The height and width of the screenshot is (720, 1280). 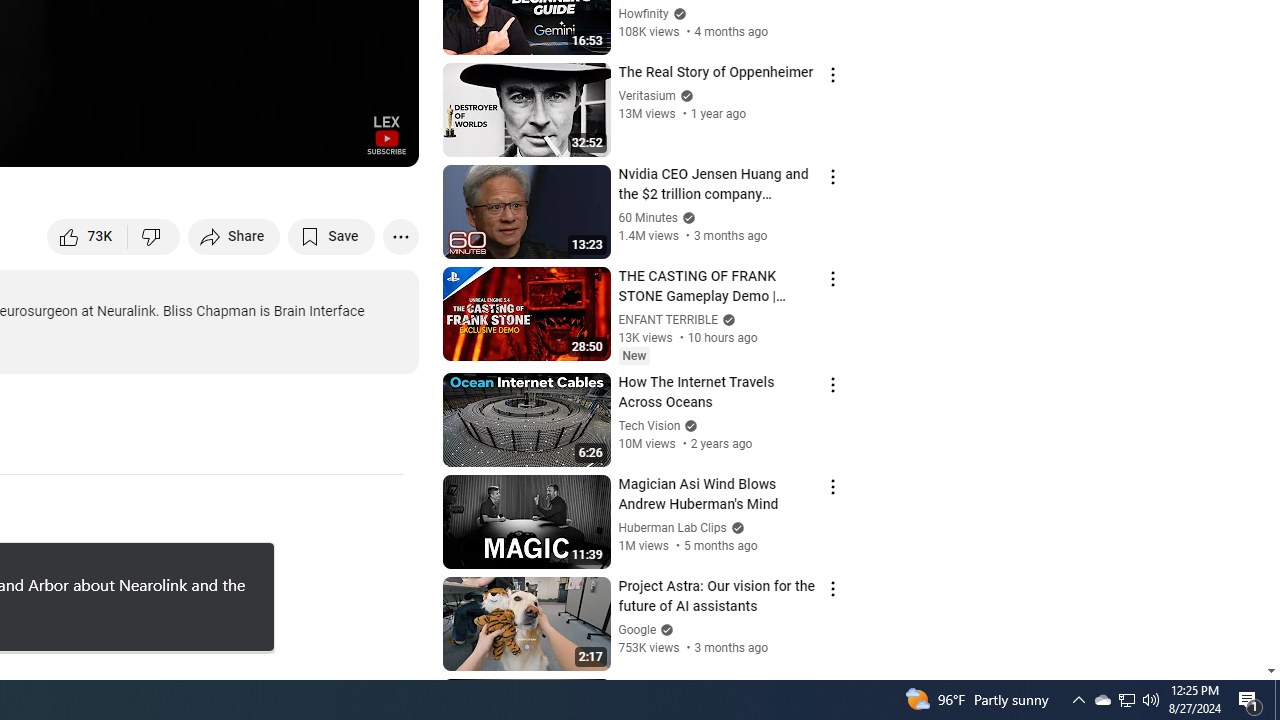 I want to click on 'Share', so click(x=234, y=235).